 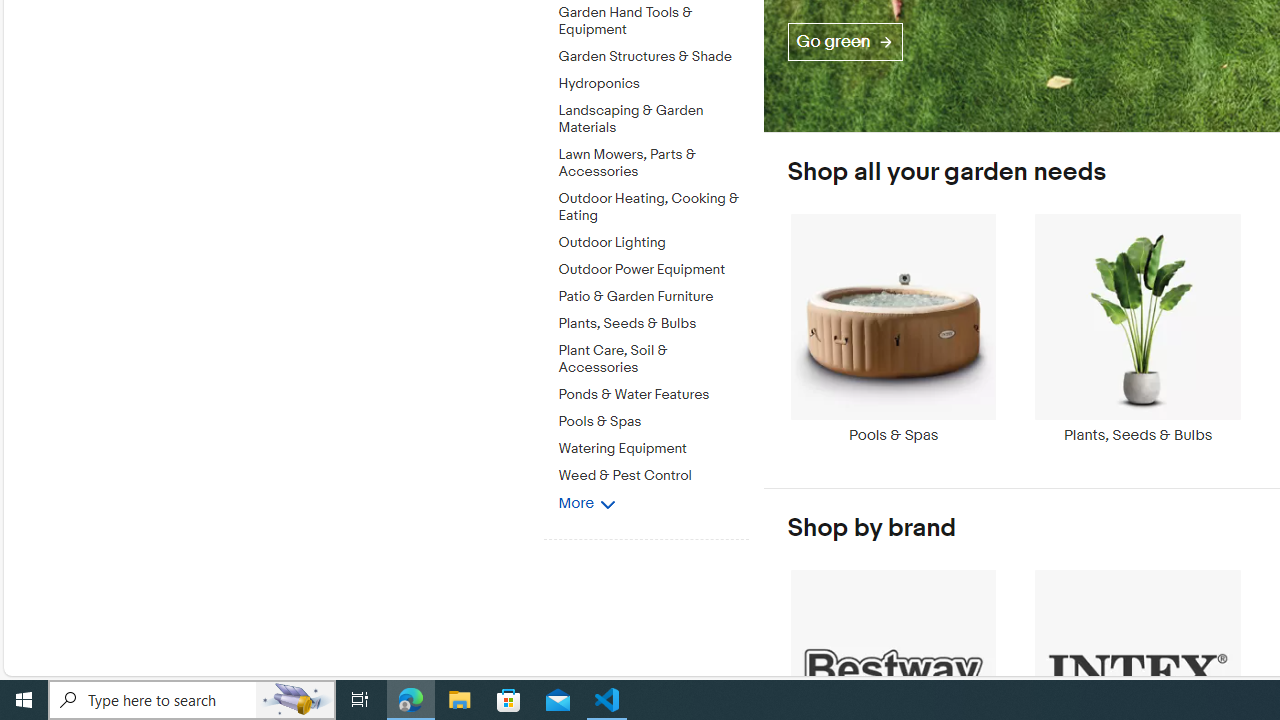 I want to click on 'Pools & Spas', so click(x=892, y=328).